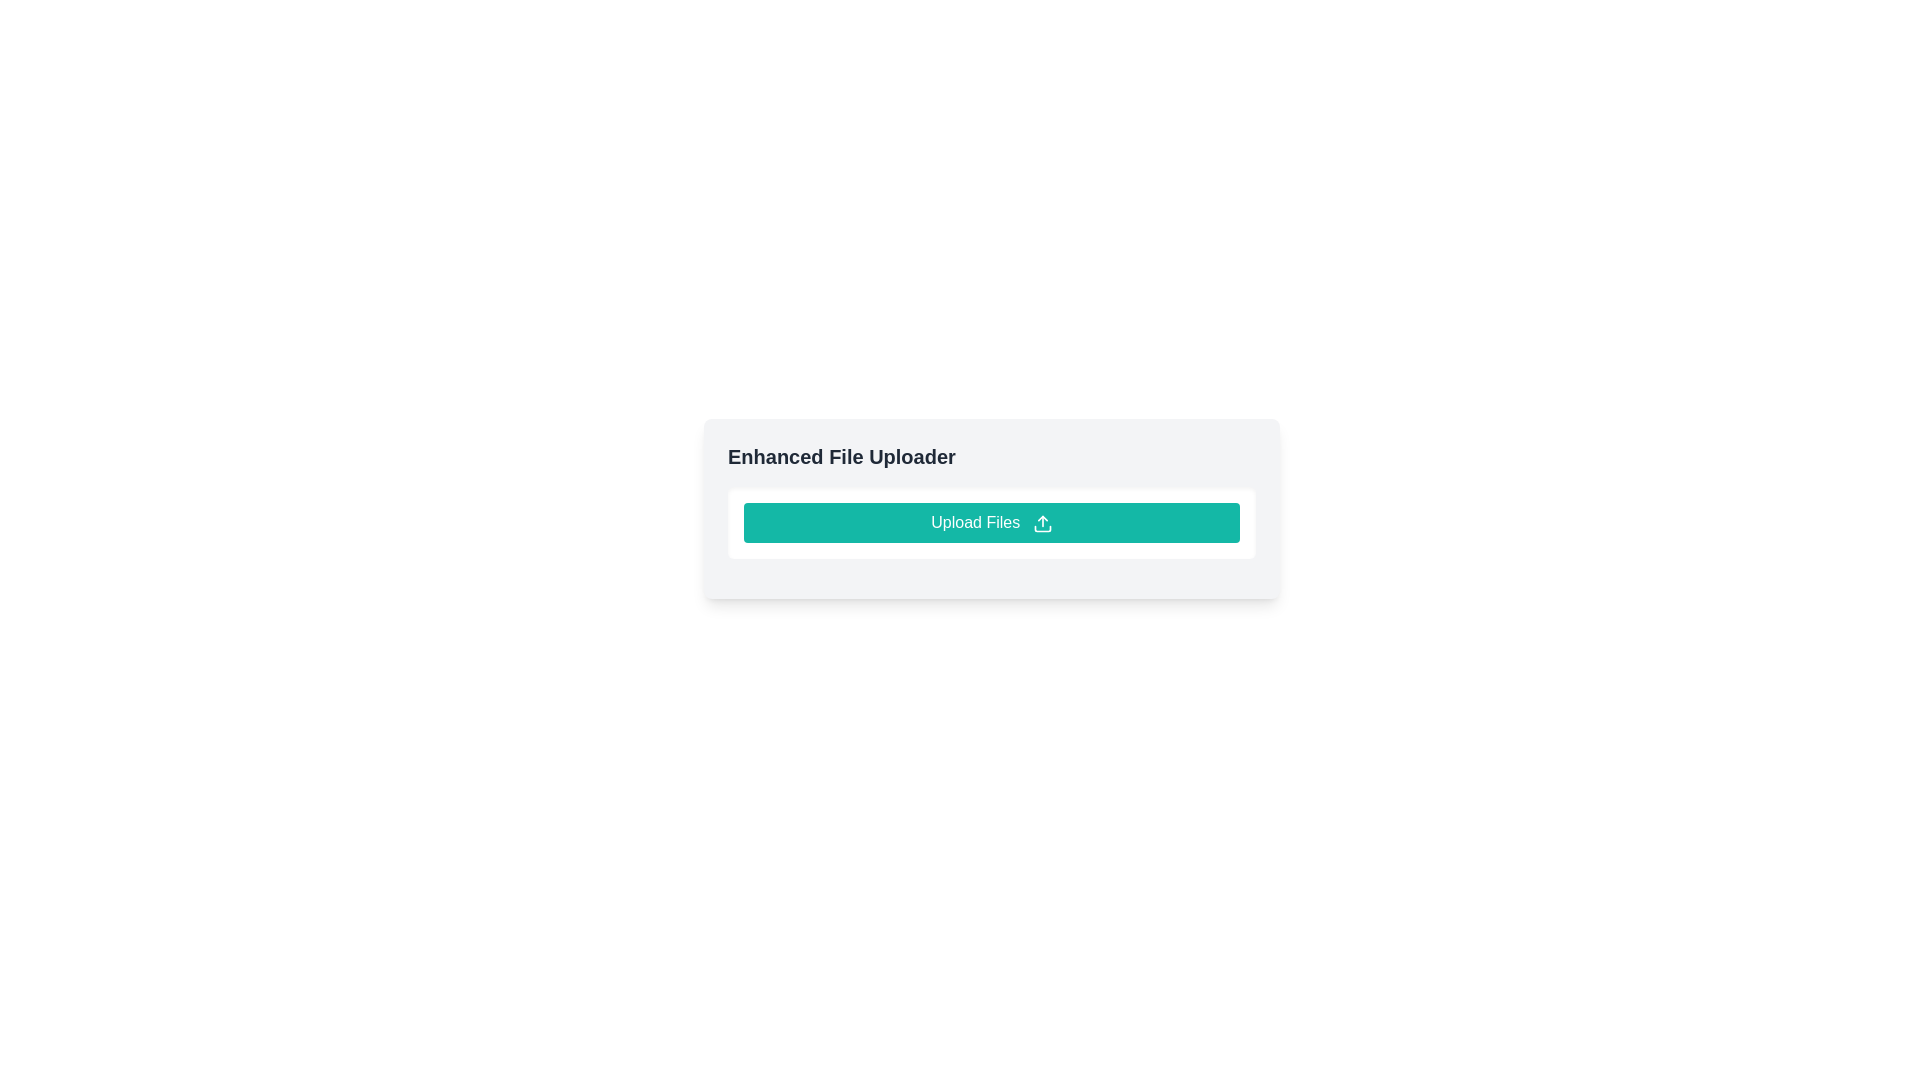  I want to click on the upward arrow icon embedded in the 'Upload Files' button, which has a teal background and indicates an upload action, so click(1041, 522).